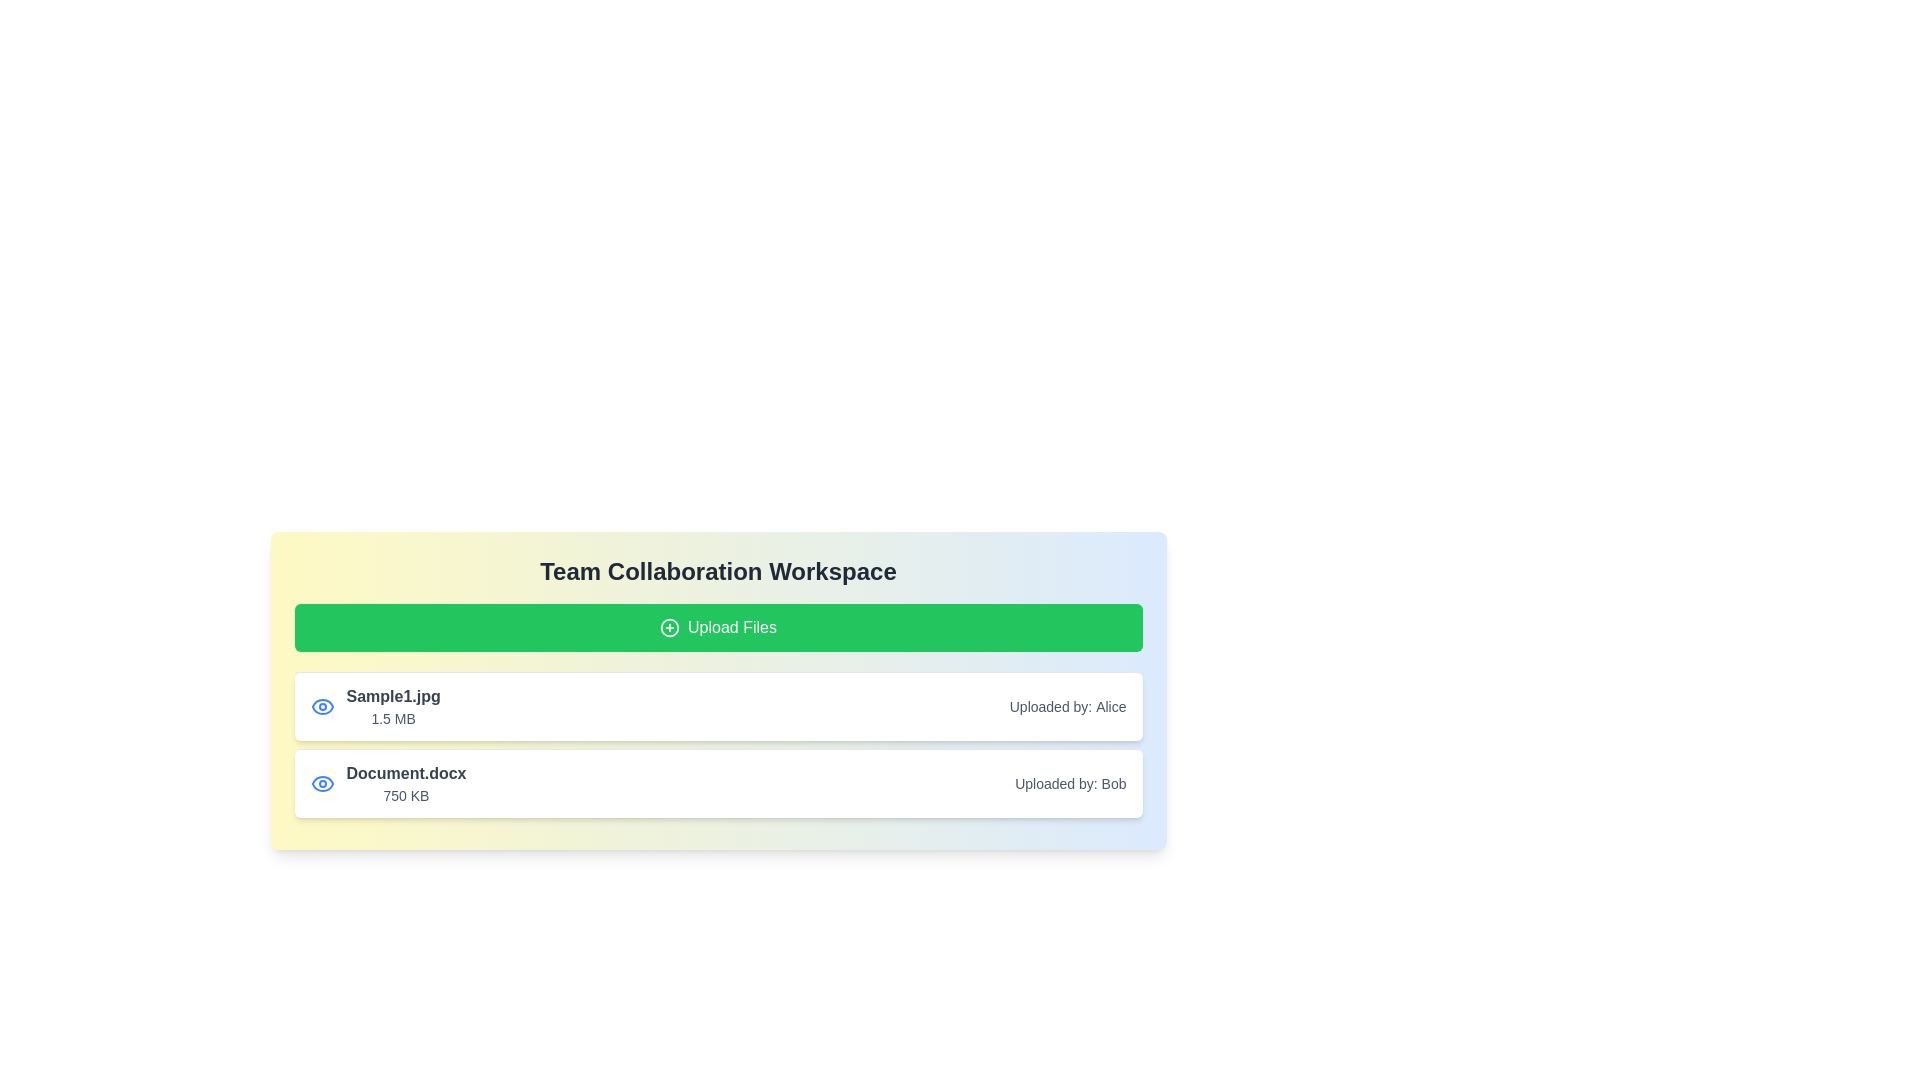  What do you see at coordinates (405, 773) in the screenshot?
I see `the text label displaying the file name 'Document.docx'` at bounding box center [405, 773].